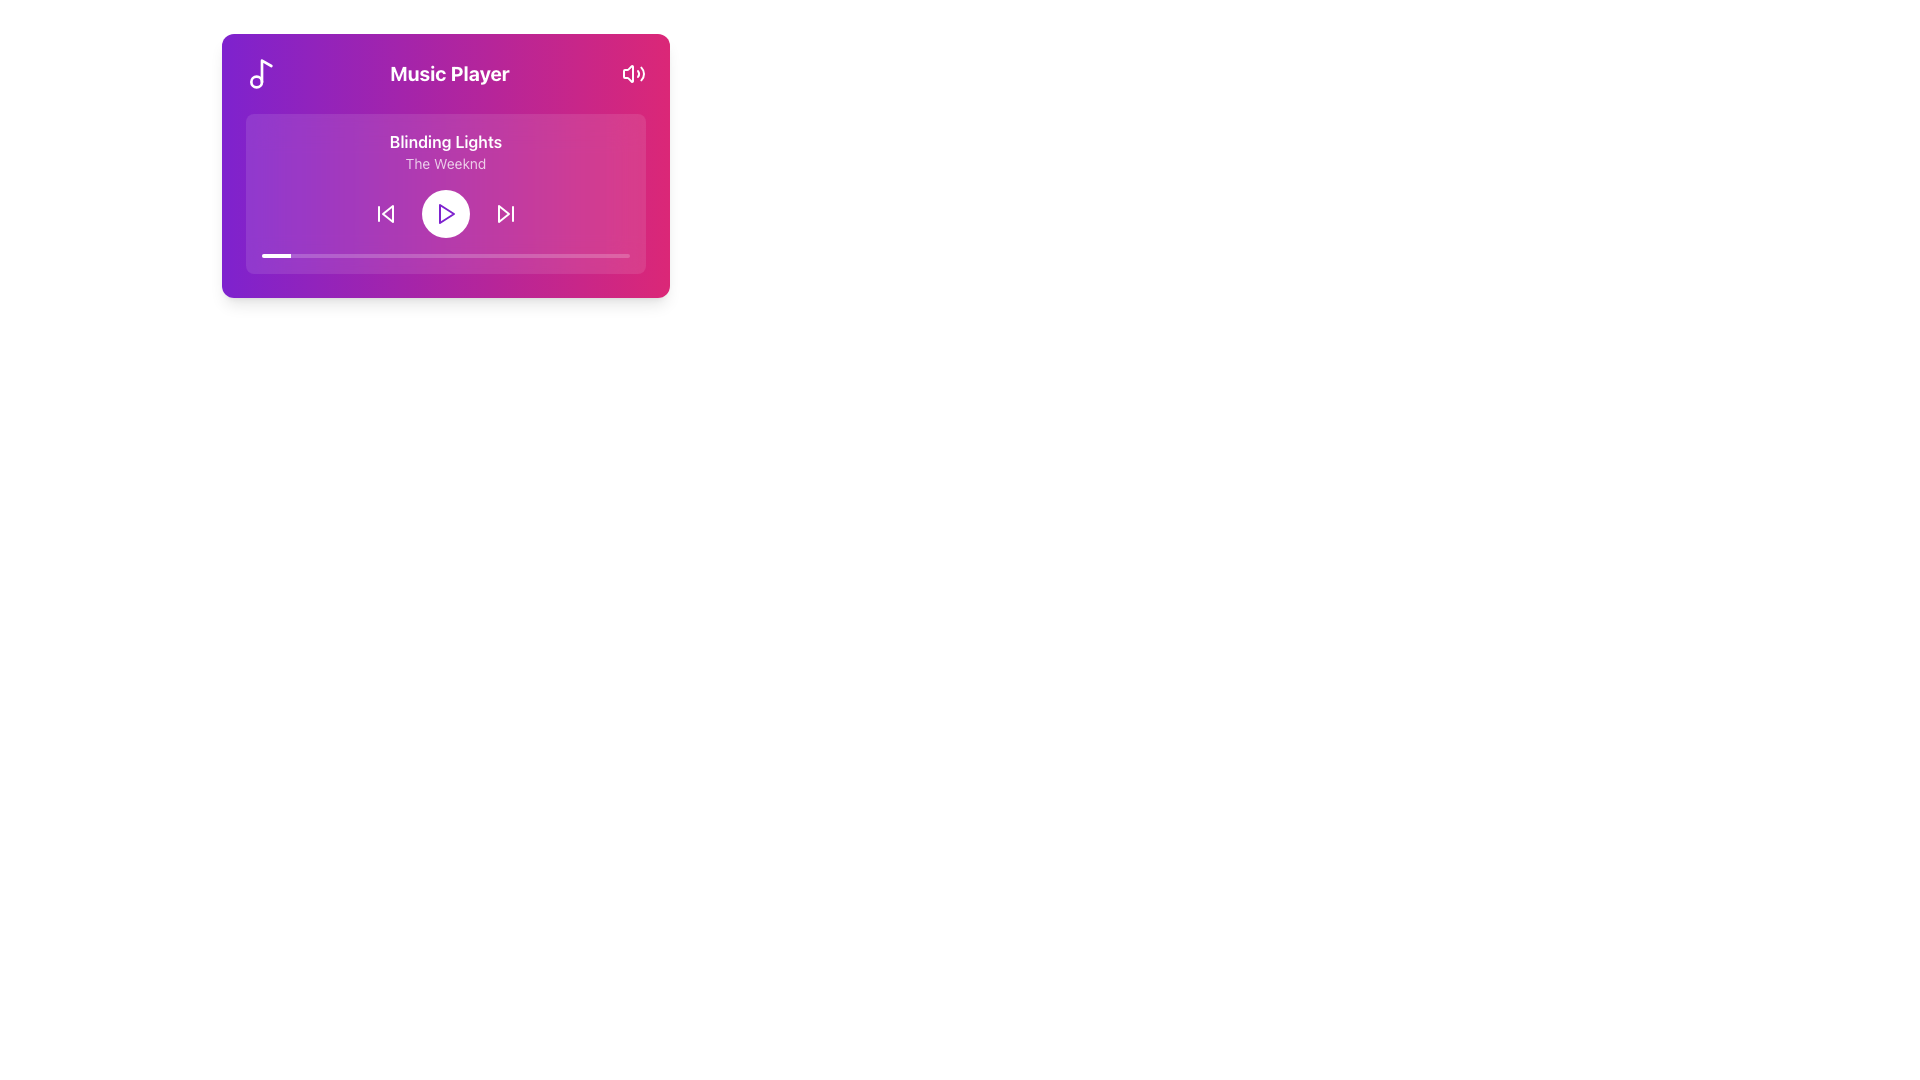  Describe the element at coordinates (632, 72) in the screenshot. I see `the volume control icon located at the top-right corner of the 'Music Player' section to mute/unmute the audio output` at that location.